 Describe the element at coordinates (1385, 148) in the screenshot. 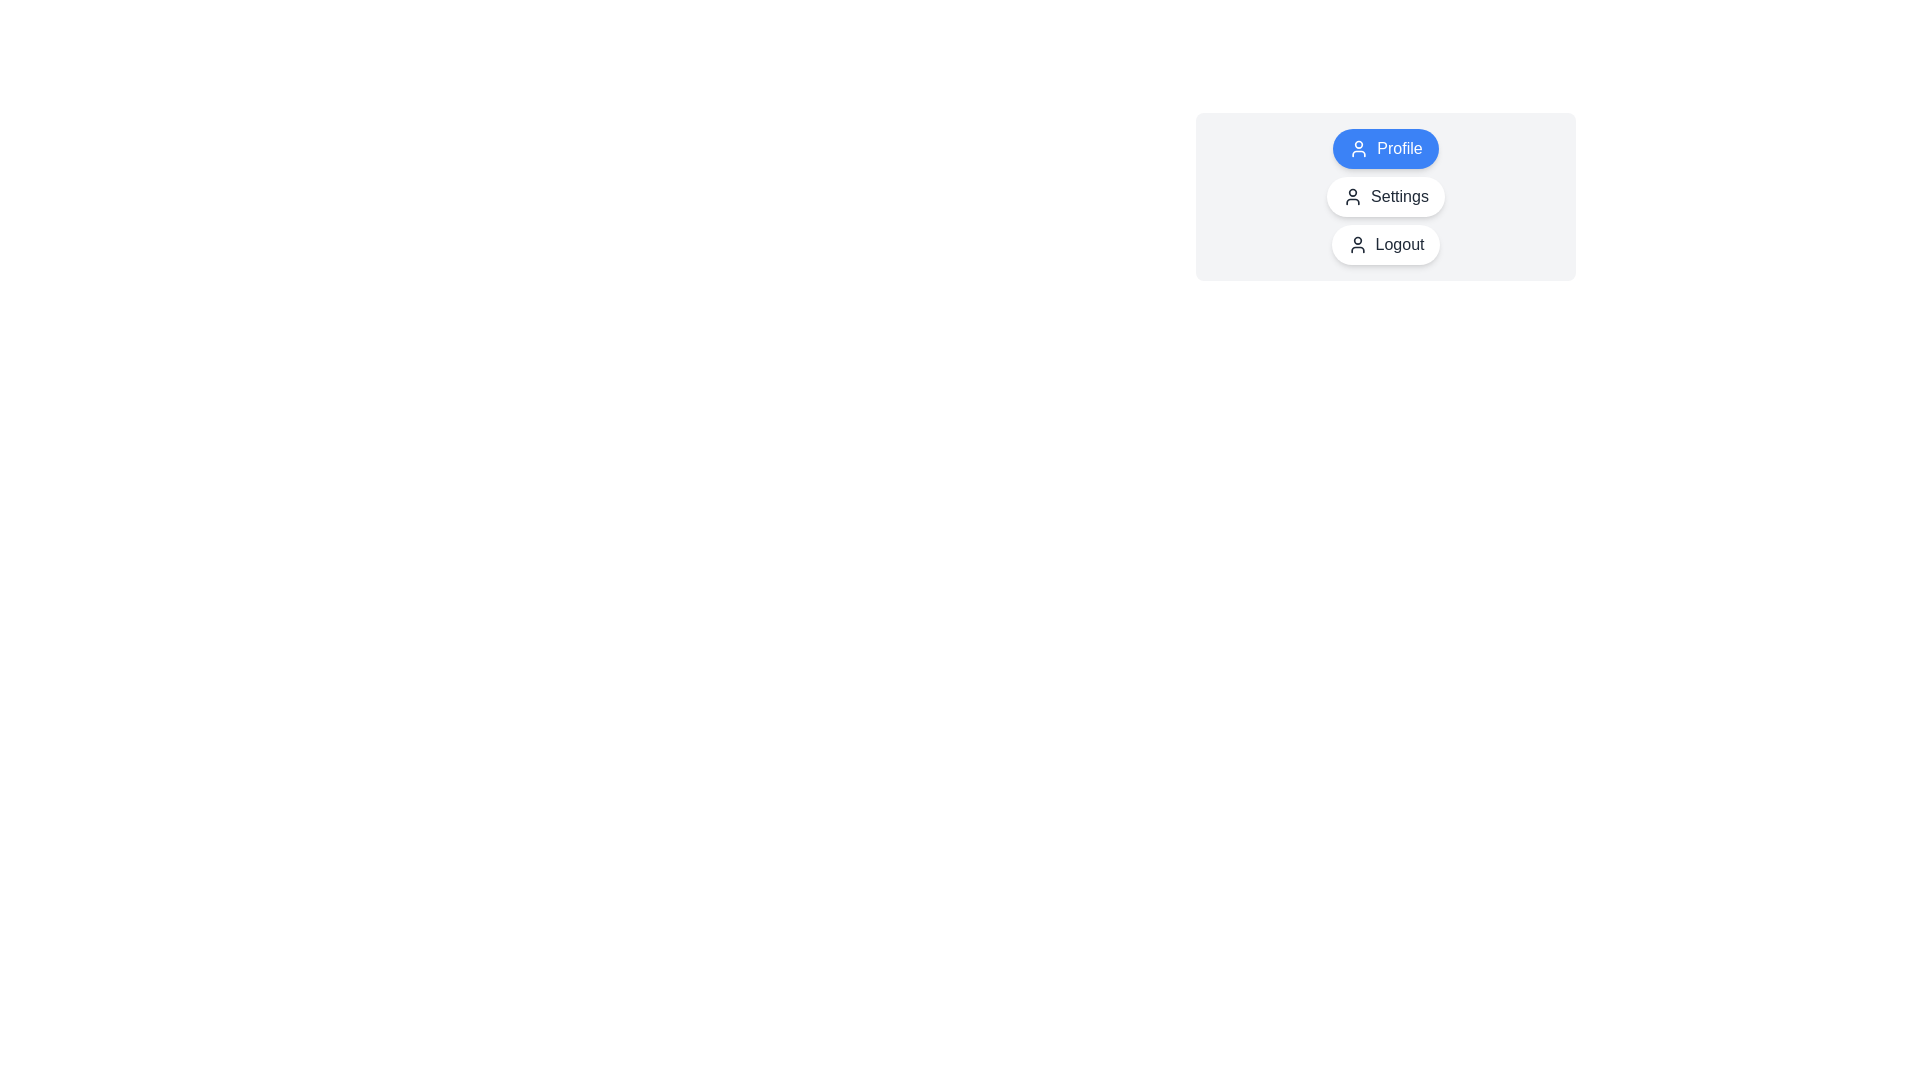

I see `the chip labeled Profile to change the active selection` at that location.